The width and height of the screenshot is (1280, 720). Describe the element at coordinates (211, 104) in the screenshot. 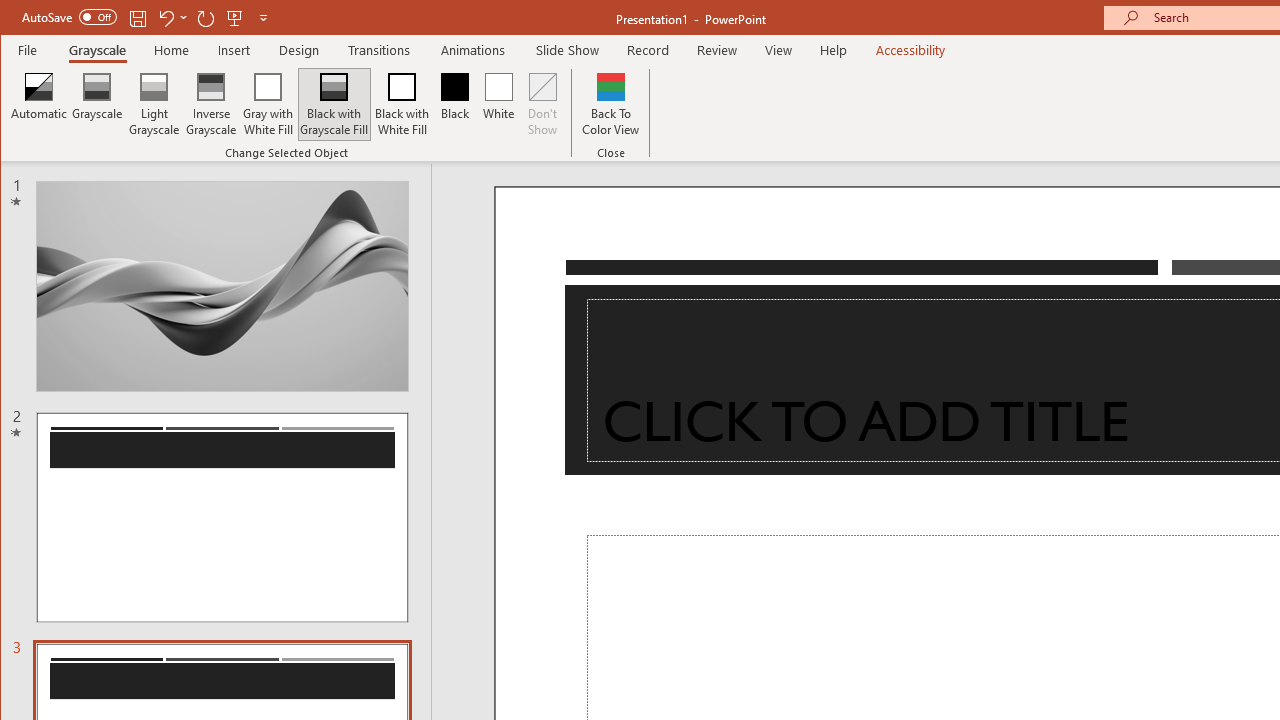

I see `'Inverse Grayscale'` at that location.